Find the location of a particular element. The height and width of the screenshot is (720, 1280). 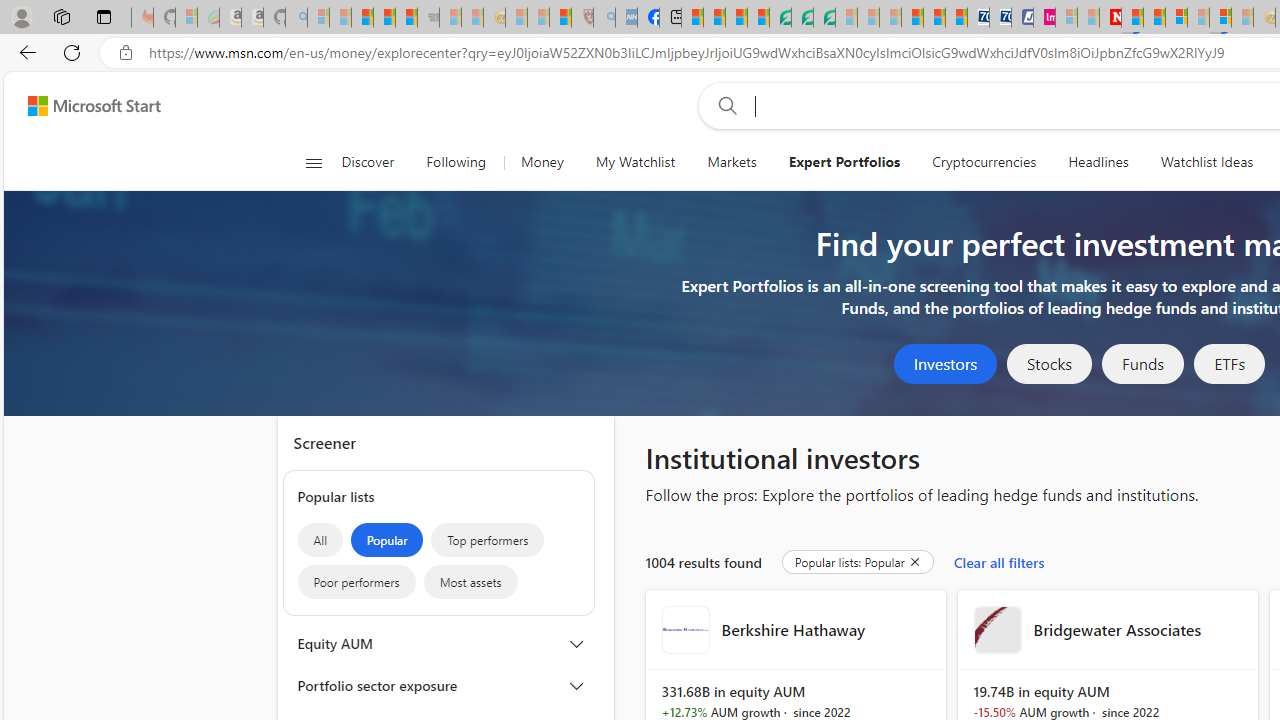

'Headlines' is located at coordinates (1097, 162).